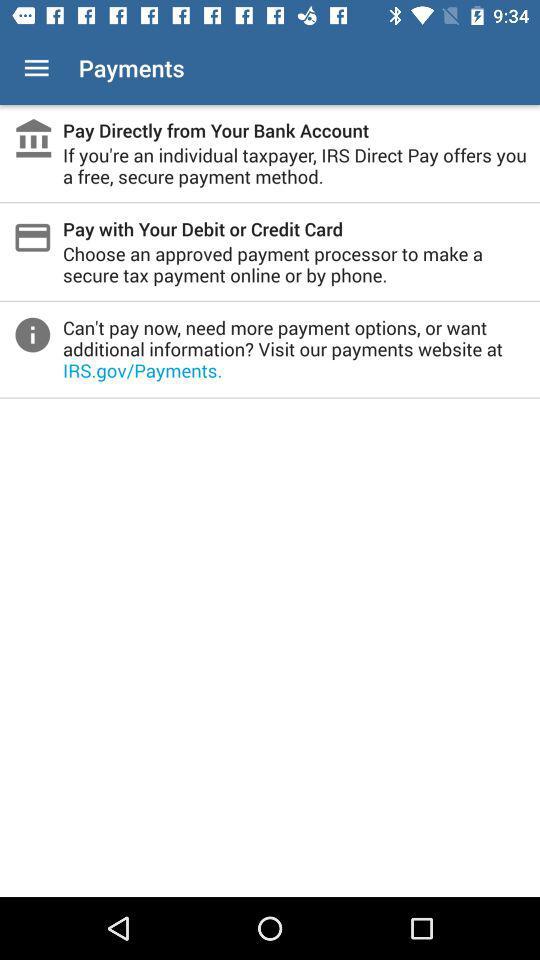 The height and width of the screenshot is (960, 540). What do you see at coordinates (36, 68) in the screenshot?
I see `item to the left of the payments app` at bounding box center [36, 68].